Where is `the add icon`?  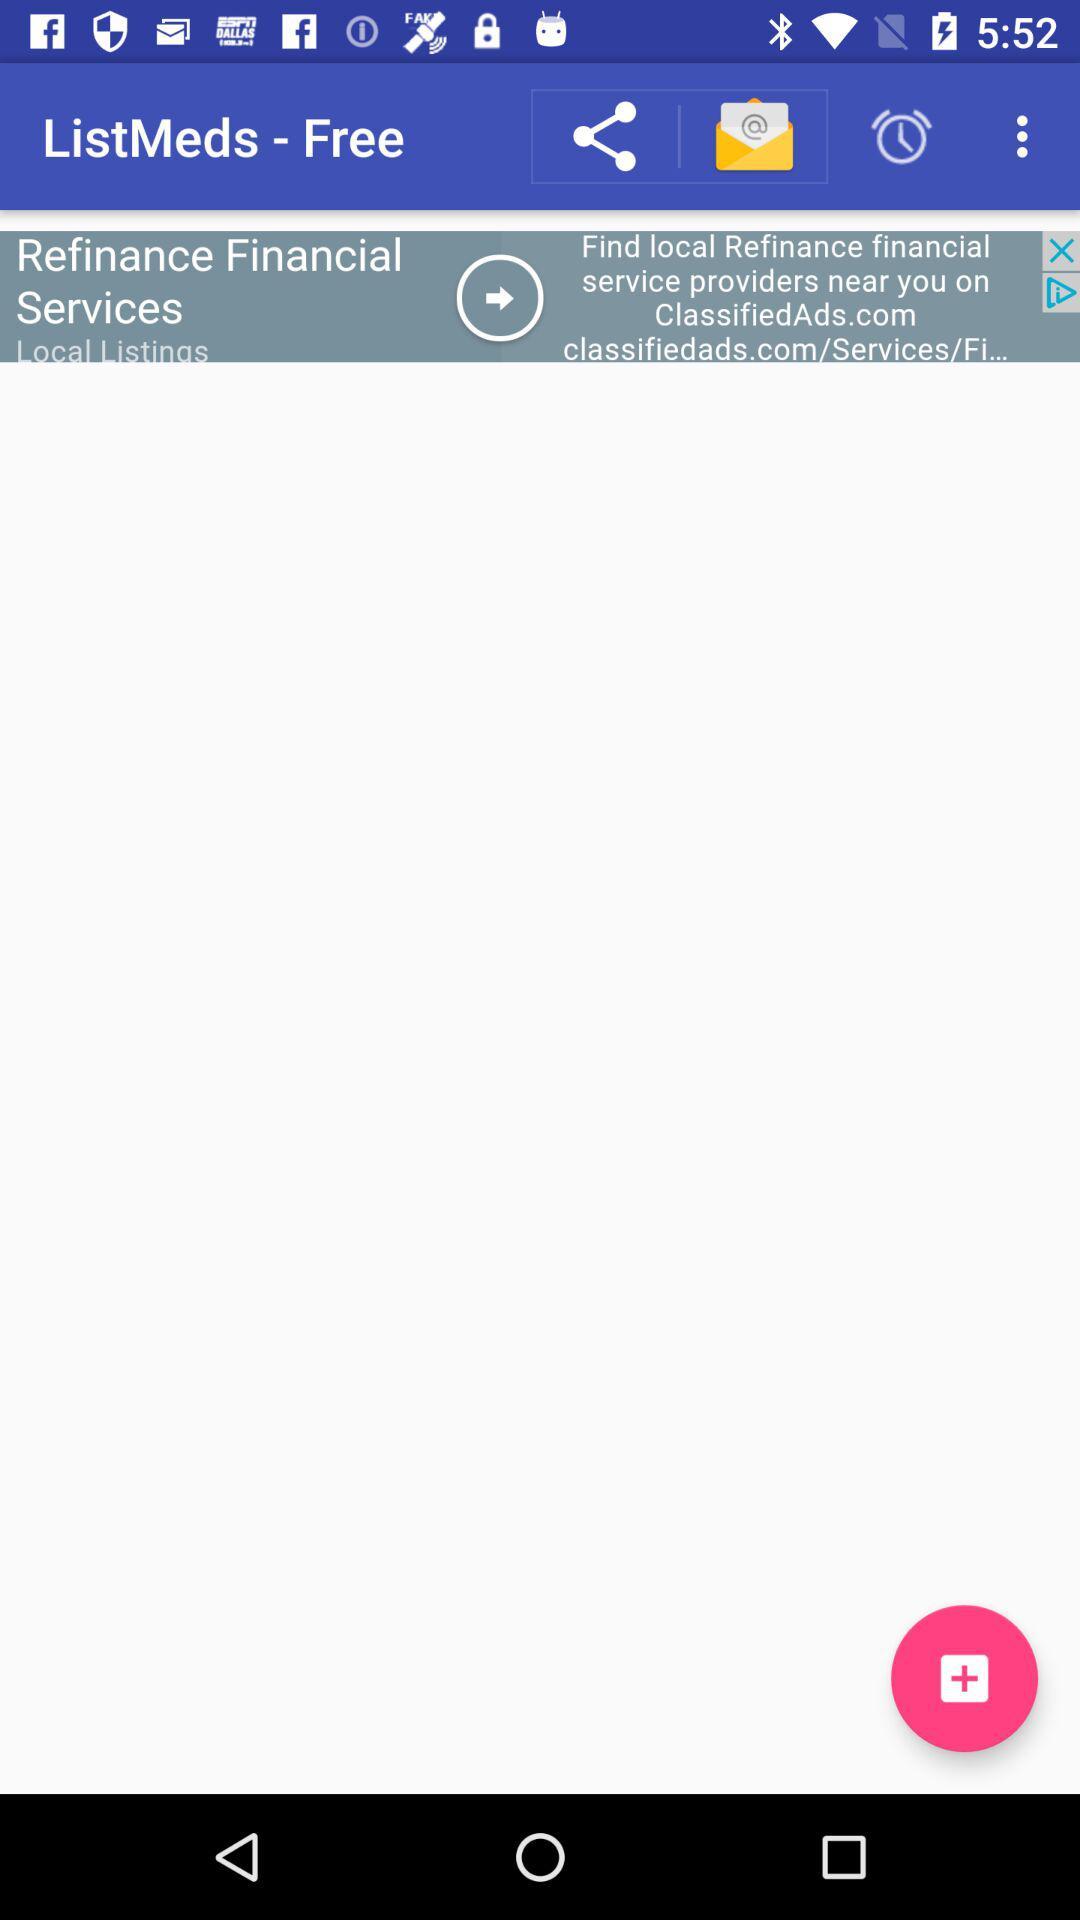
the add icon is located at coordinates (963, 1678).